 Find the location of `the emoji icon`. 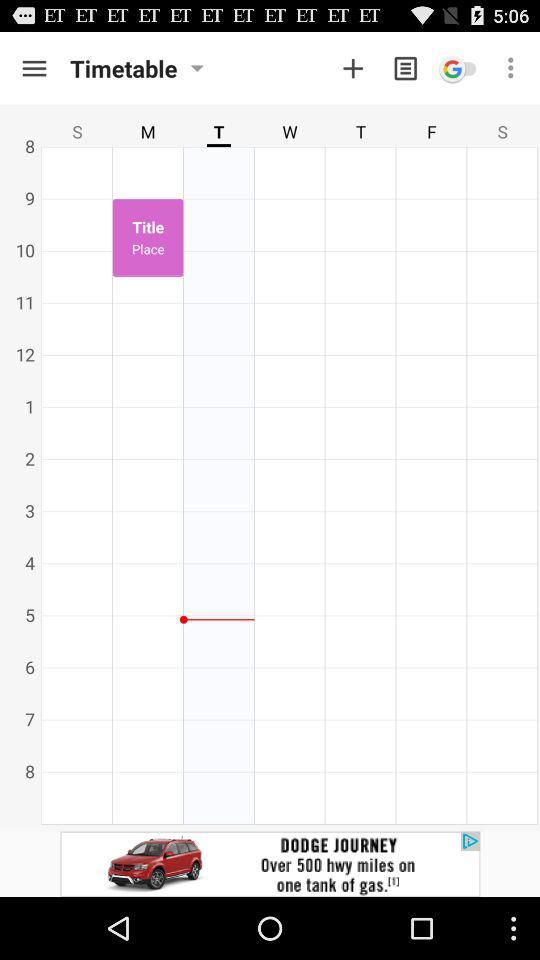

the emoji icon is located at coordinates (458, 73).